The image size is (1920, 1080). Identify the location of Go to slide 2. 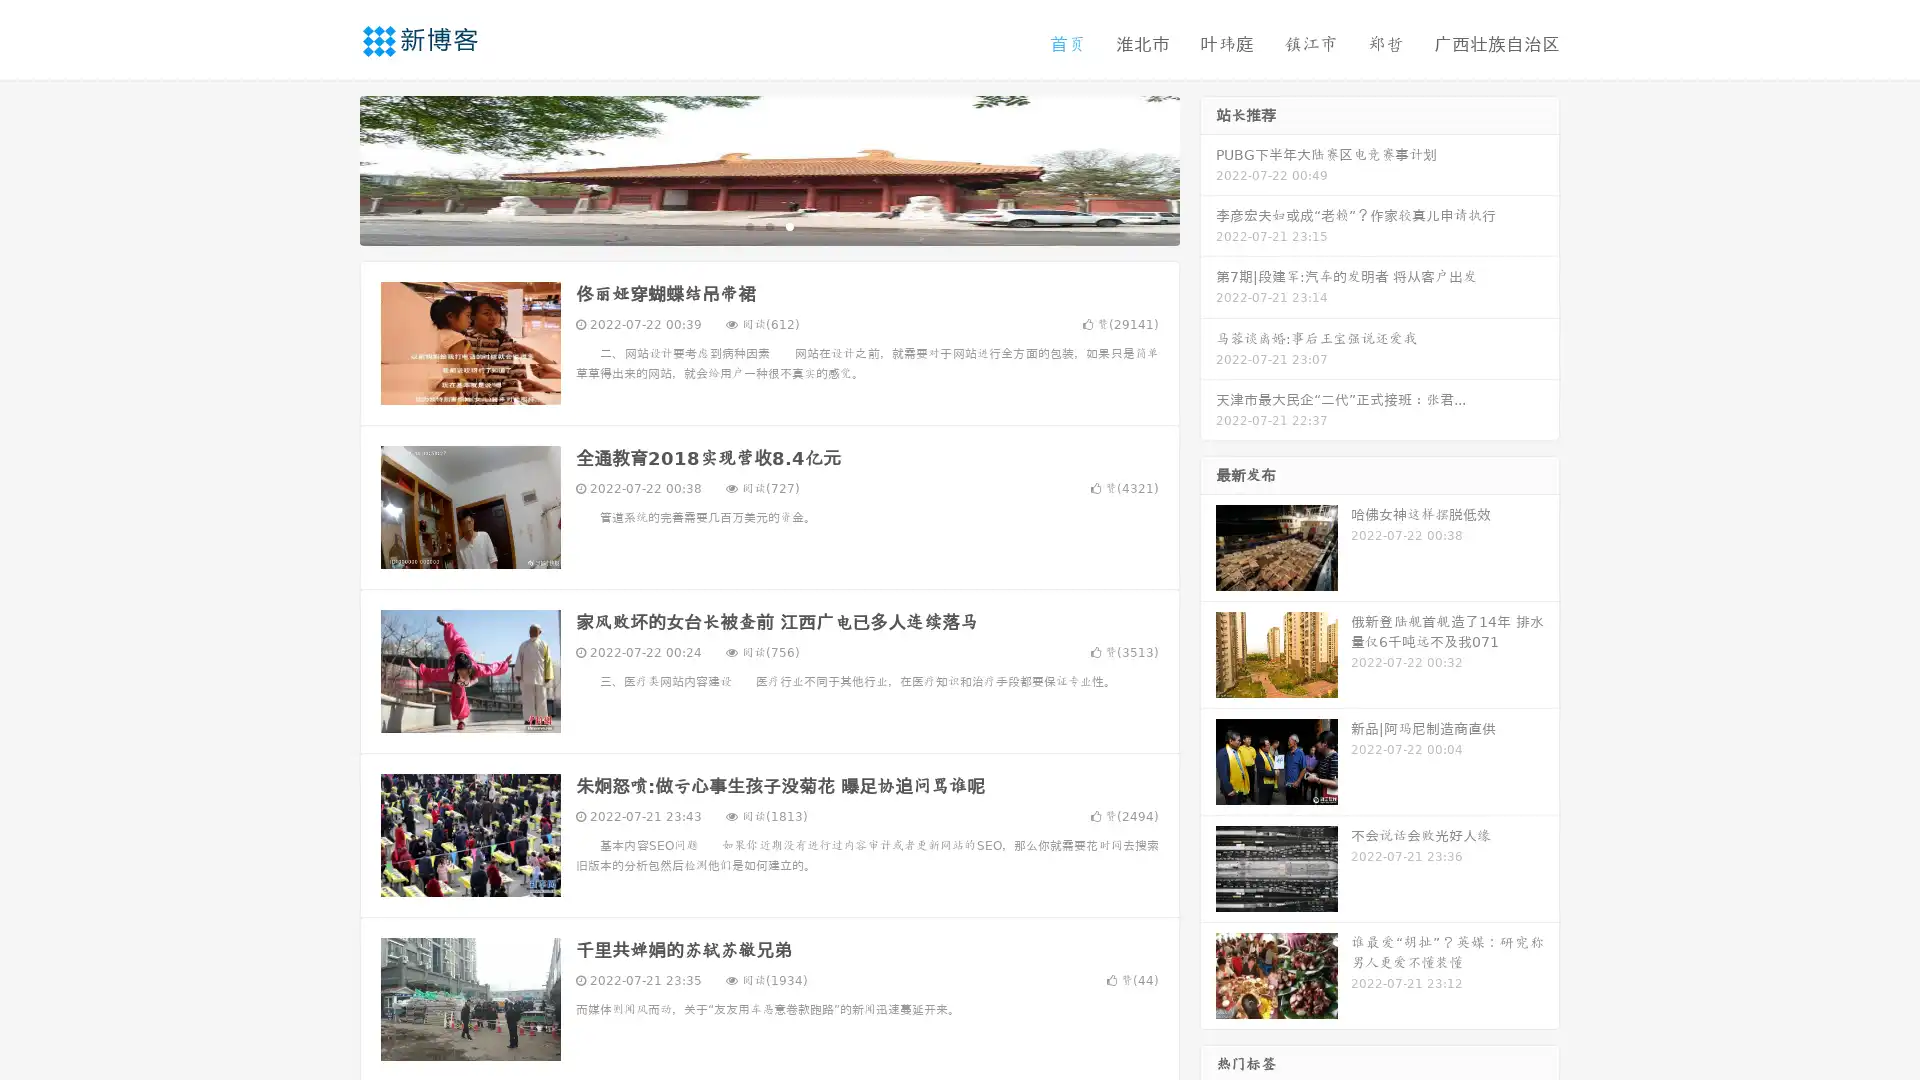
(768, 225).